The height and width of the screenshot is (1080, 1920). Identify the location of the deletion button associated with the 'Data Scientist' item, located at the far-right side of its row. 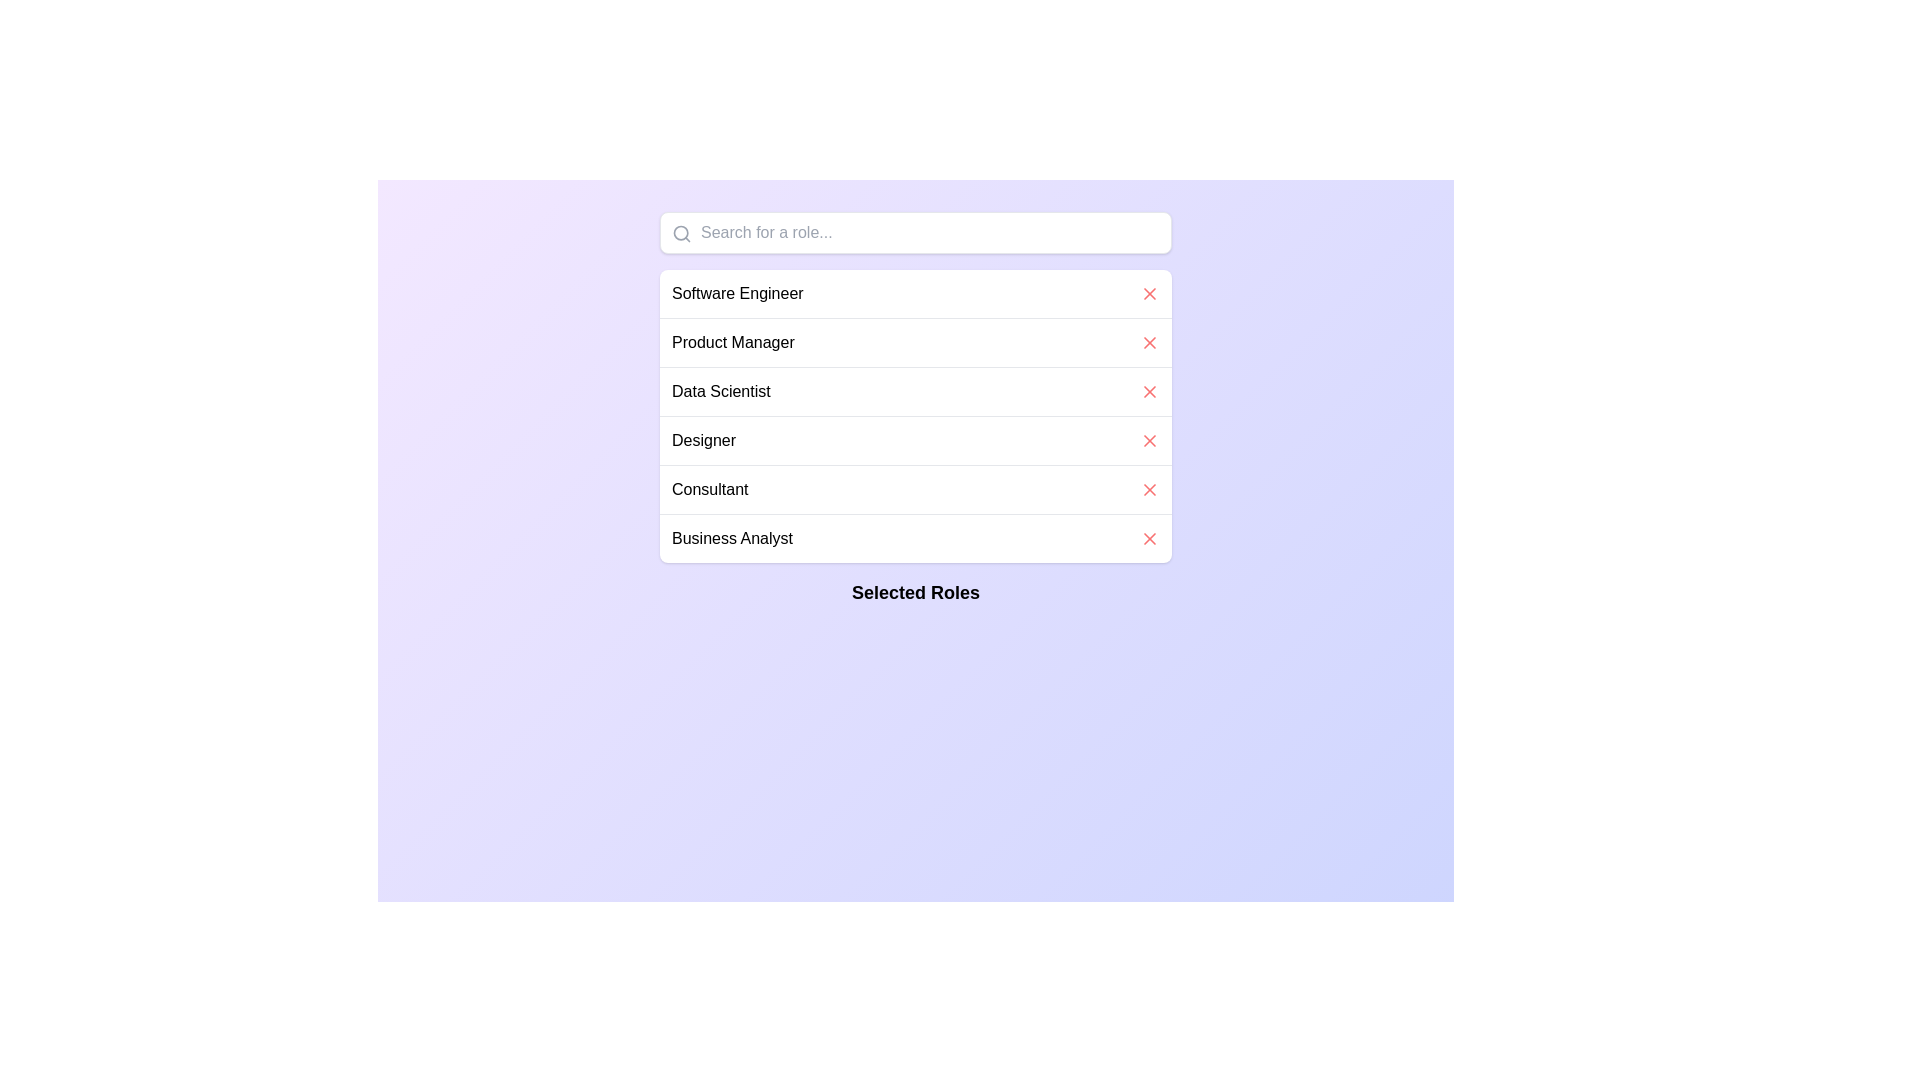
(1150, 392).